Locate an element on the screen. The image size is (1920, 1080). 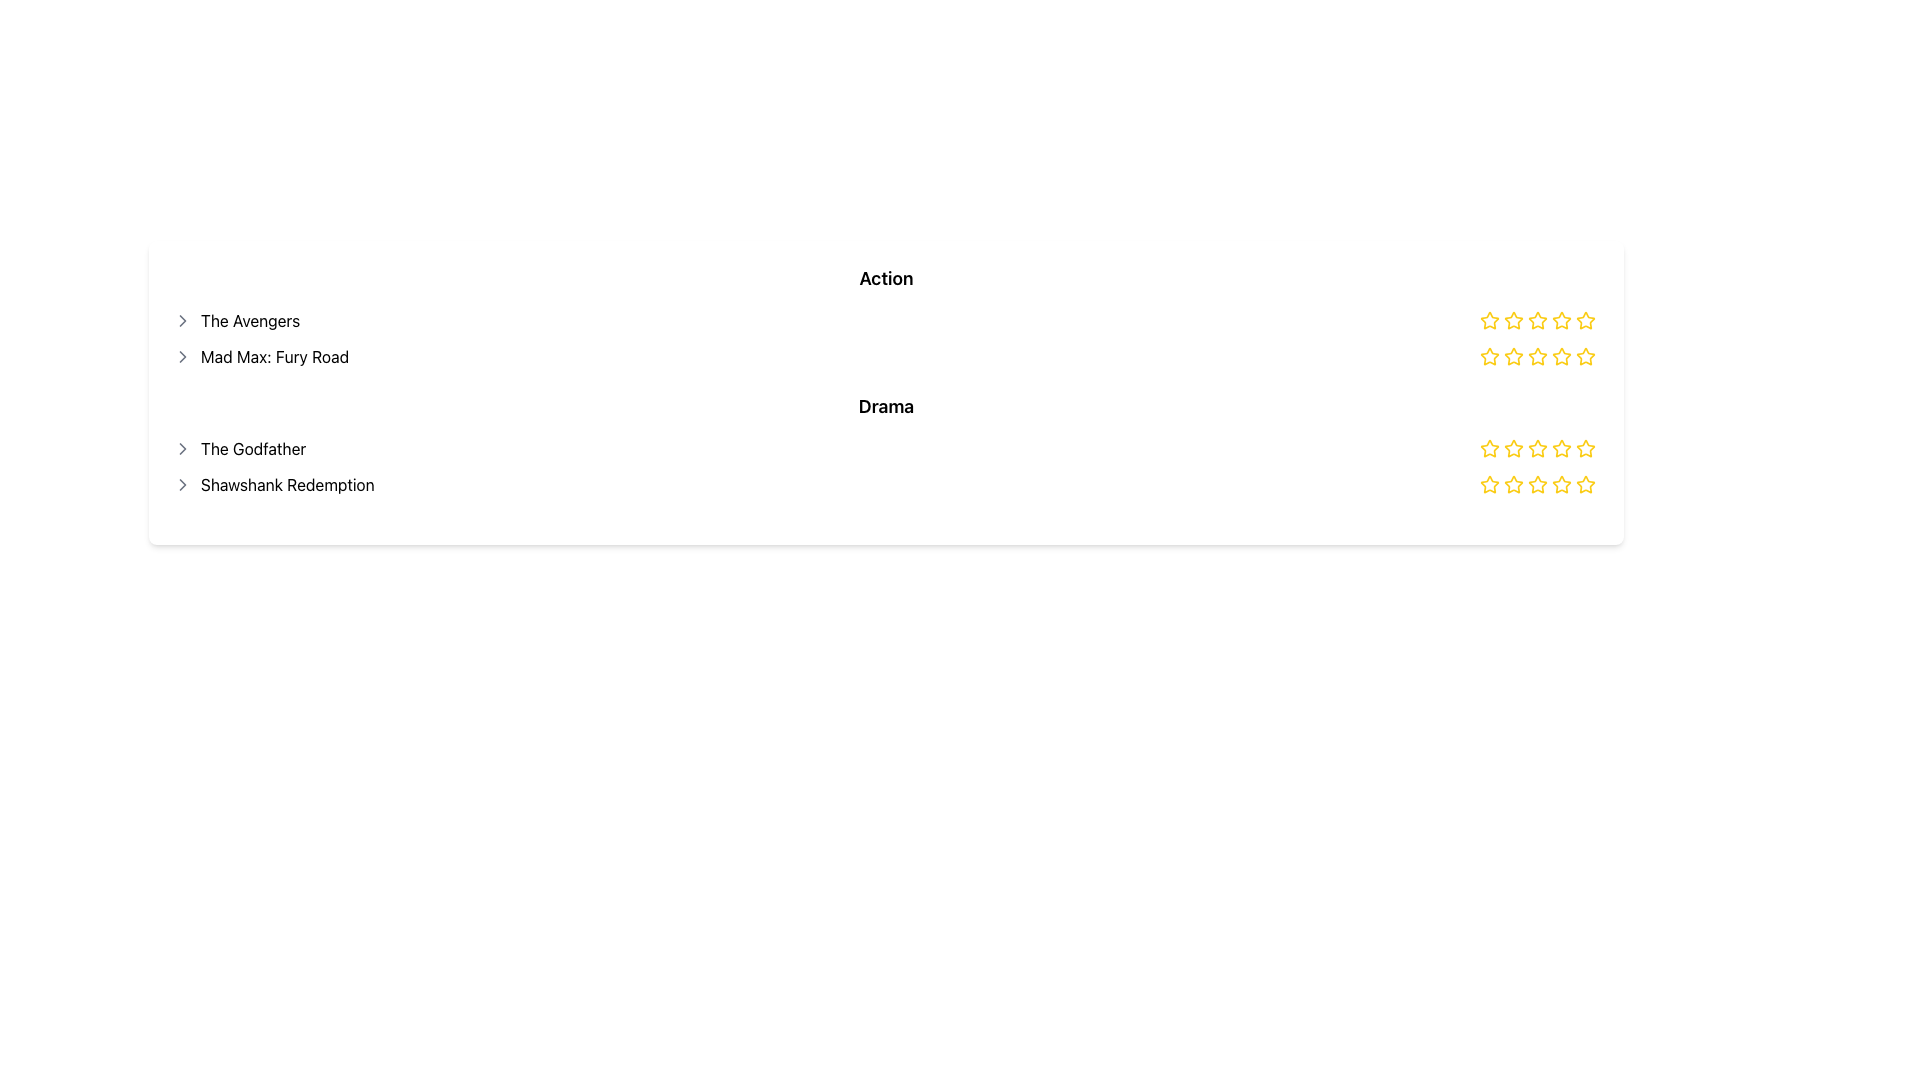
the Rating stars element for the movie 'The Godfather', which consists of five star icons with the second star filled, located in the ratings section of the third row is located at coordinates (1539, 447).